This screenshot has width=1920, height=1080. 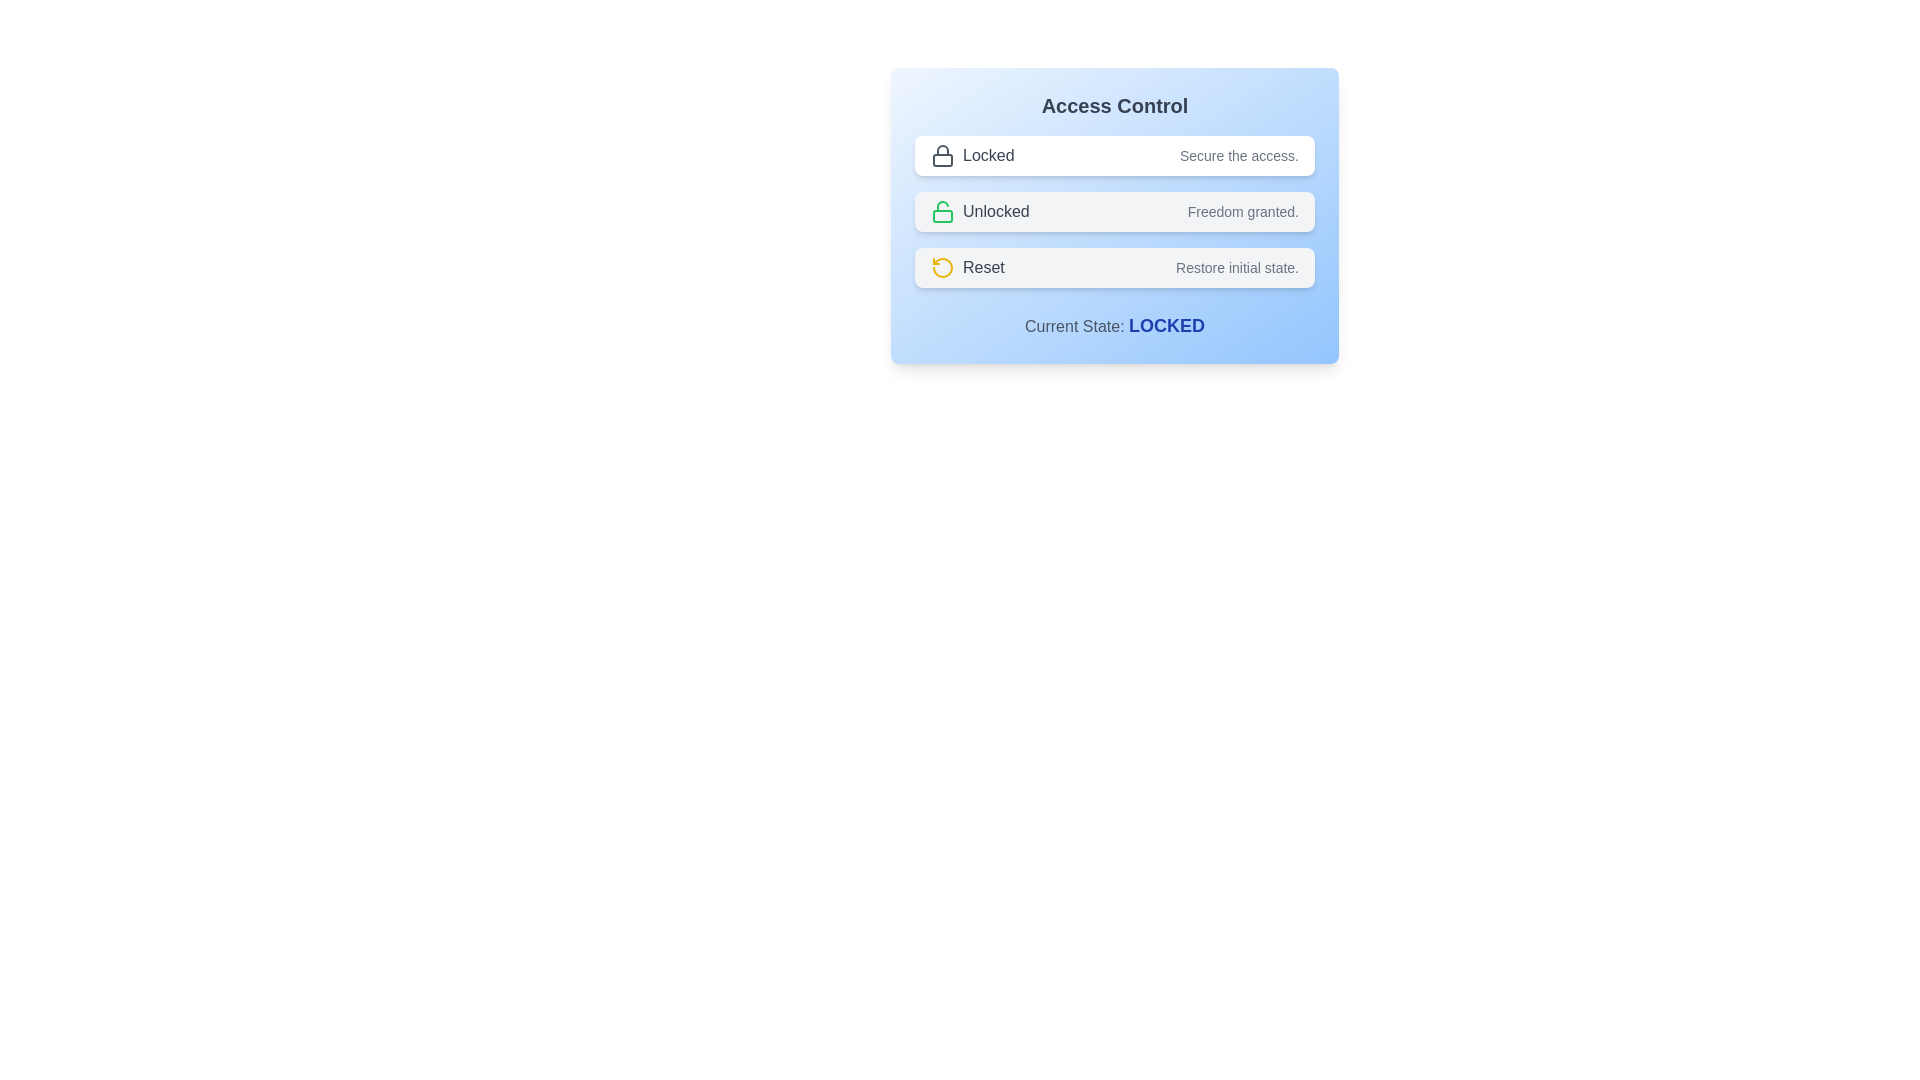 I want to click on the 'Locked' button to set the state to locked, so click(x=1113, y=154).